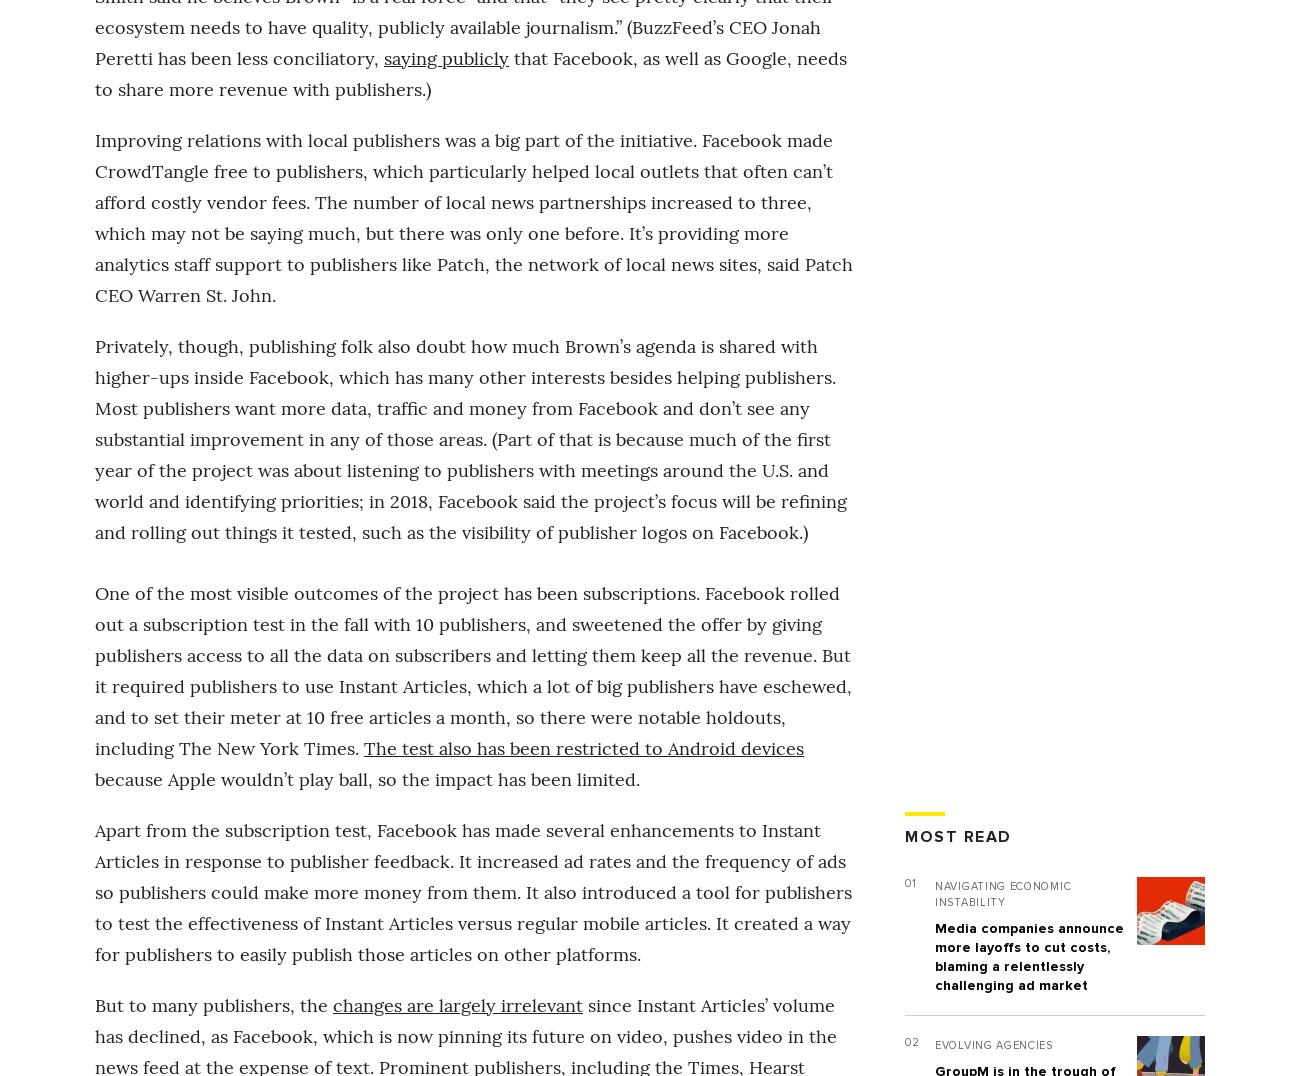  Describe the element at coordinates (472, 891) in the screenshot. I see `'Apart from the subscription test, Facebook has made several enhancements to Instant Articles in response to publisher feedback. It increased ad rates and the frequency of ads so publishers could make more money from them. It also introduced a tool for publishers to test the effectiveness of Instant Articles versus regular mobile articles. It created a way for publishers to easily publish those articles on other platforms.'` at that location.